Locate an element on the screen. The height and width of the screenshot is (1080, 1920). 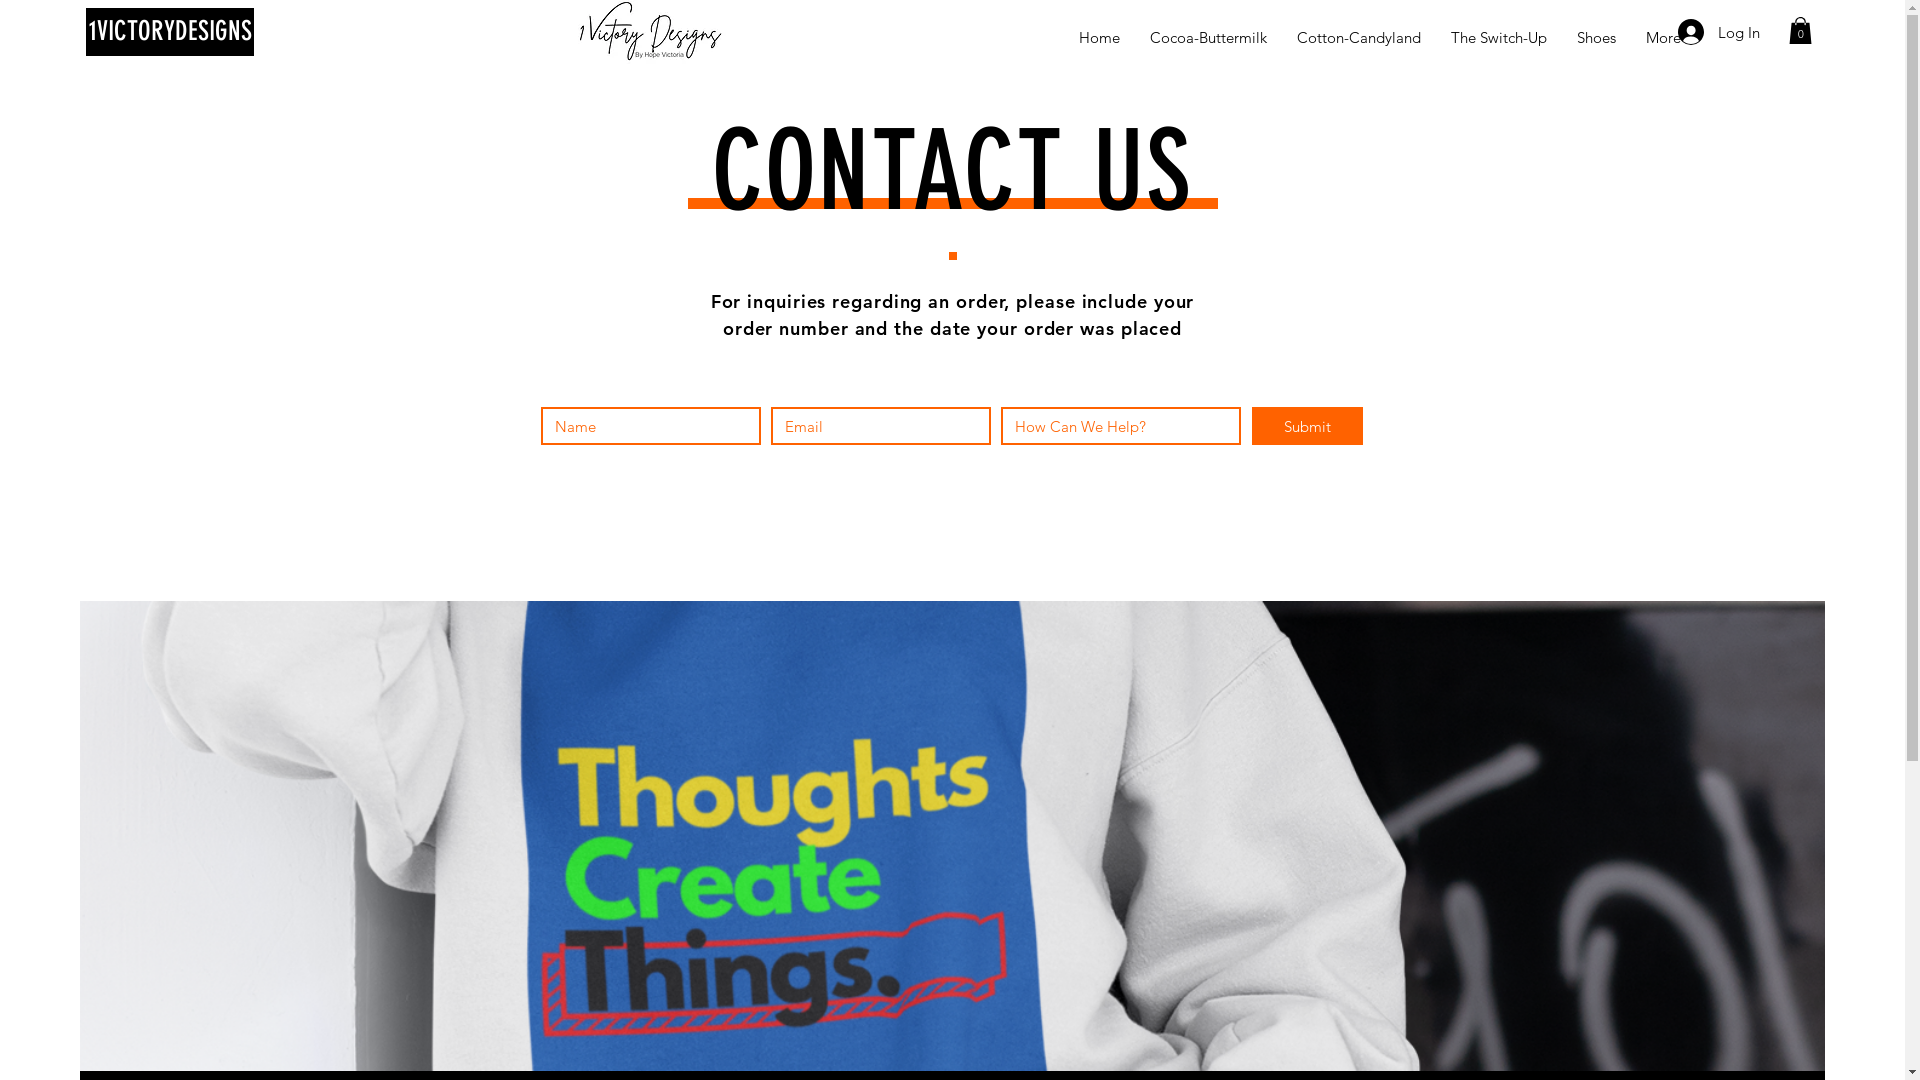
'1_edited.jpg' is located at coordinates (650, 31).